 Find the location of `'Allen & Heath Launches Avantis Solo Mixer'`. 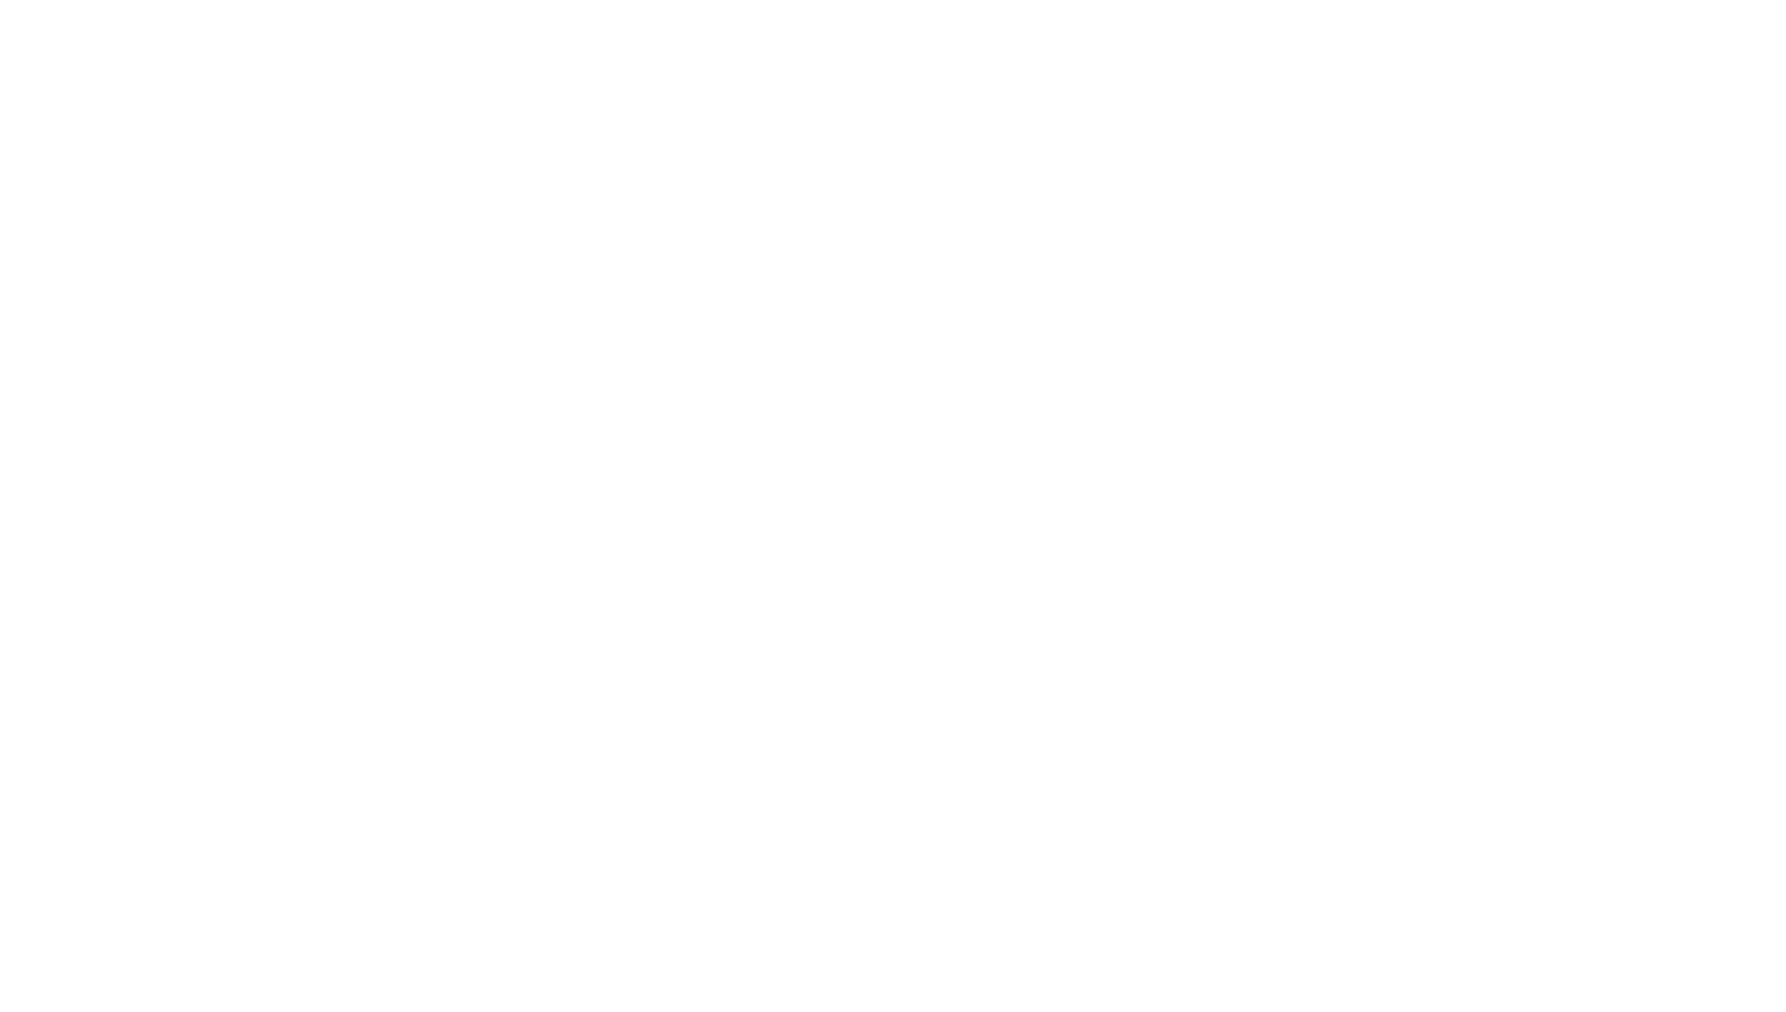

'Allen & Heath Launches Avantis Solo Mixer' is located at coordinates (760, 249).